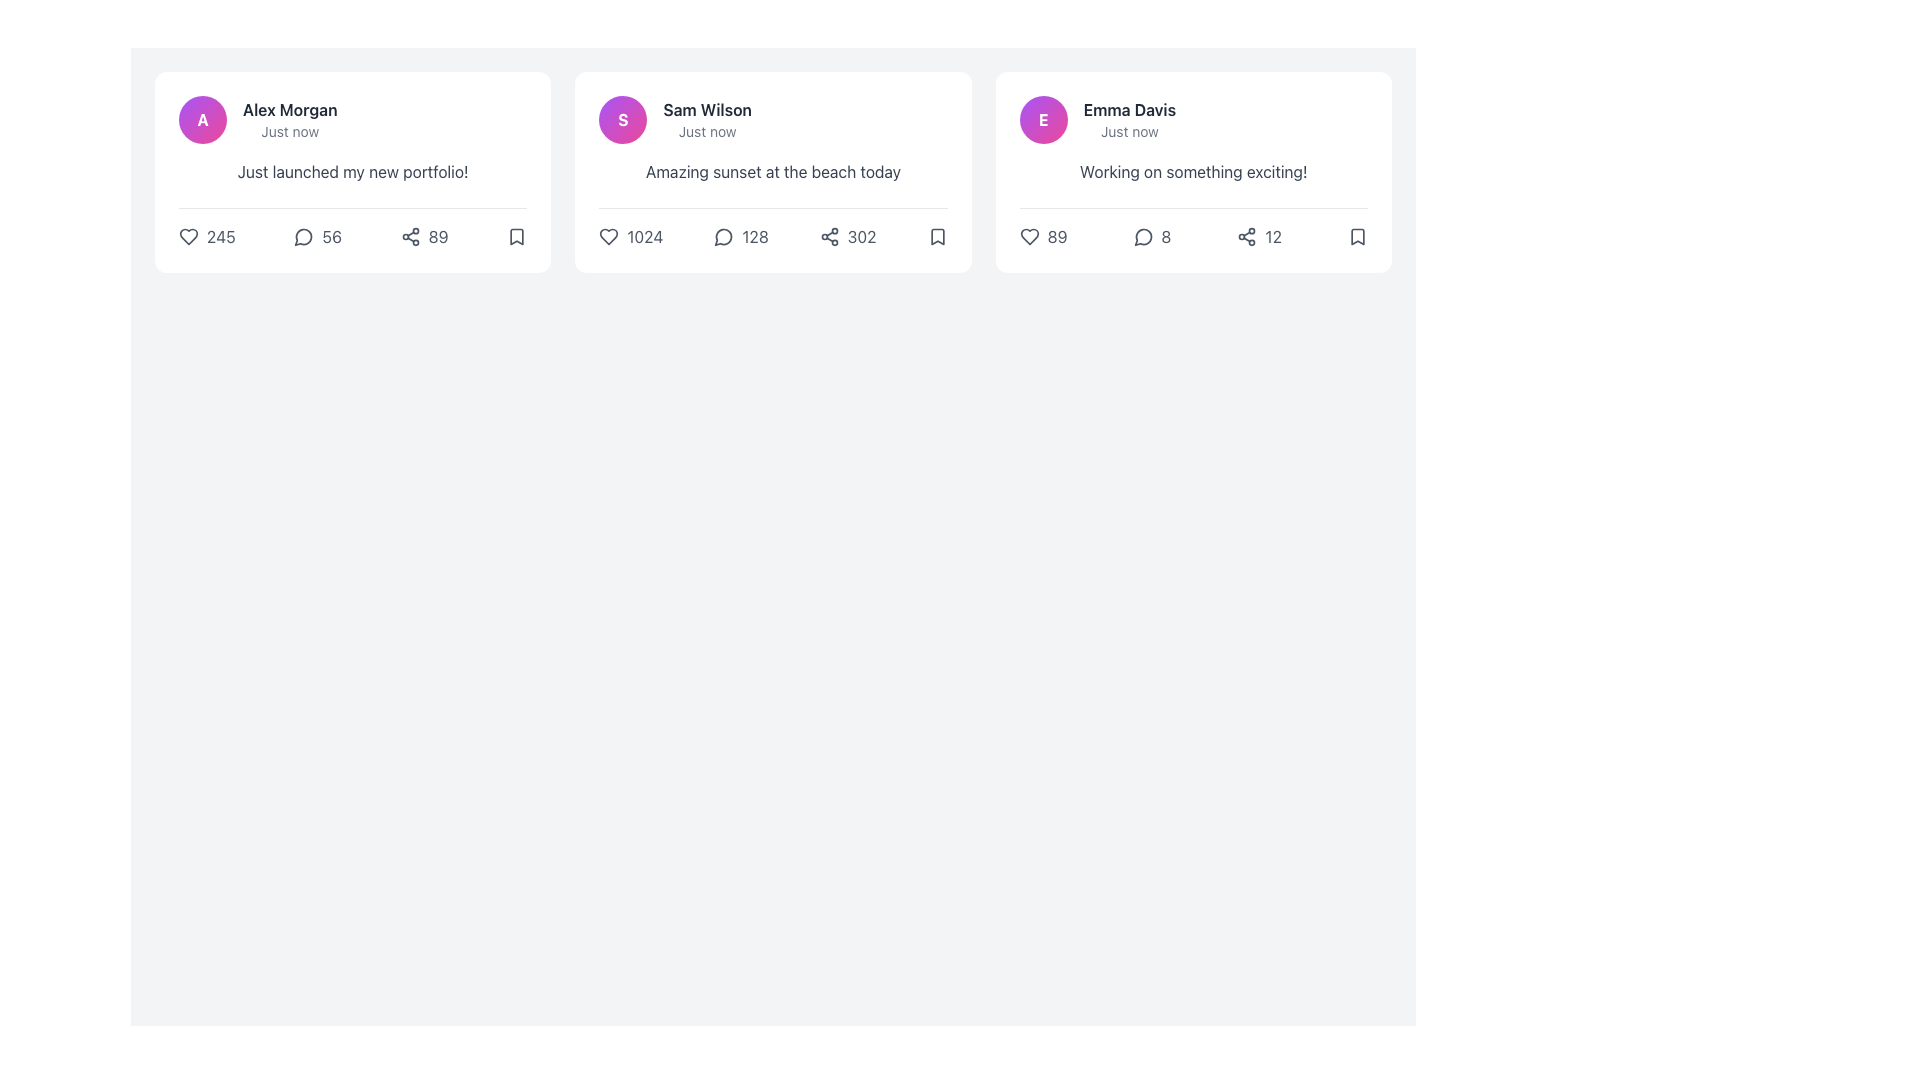  What do you see at coordinates (754, 235) in the screenshot?
I see `the text label displaying '128' that is part of the user interaction area for a post, located to the right of the comment icon` at bounding box center [754, 235].